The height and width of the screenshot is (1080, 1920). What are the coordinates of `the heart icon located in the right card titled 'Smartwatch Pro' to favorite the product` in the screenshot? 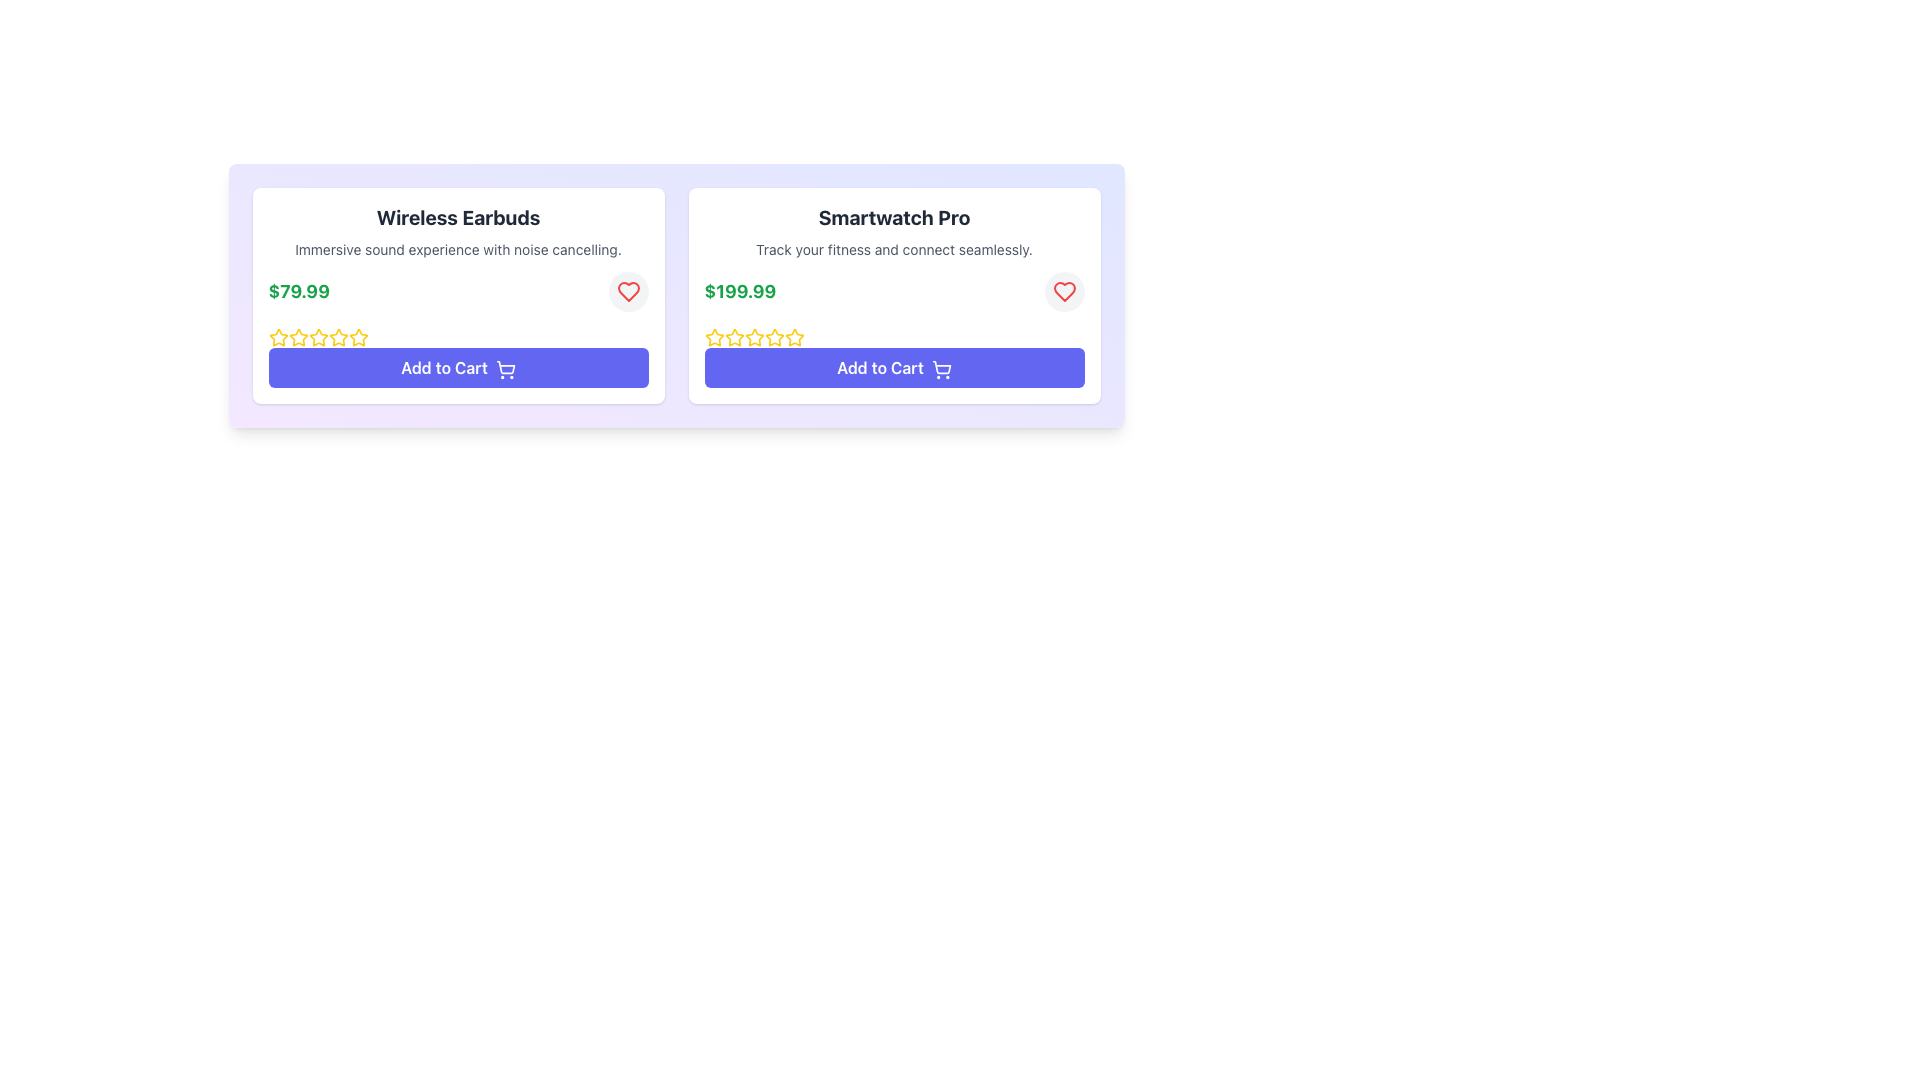 It's located at (1063, 292).